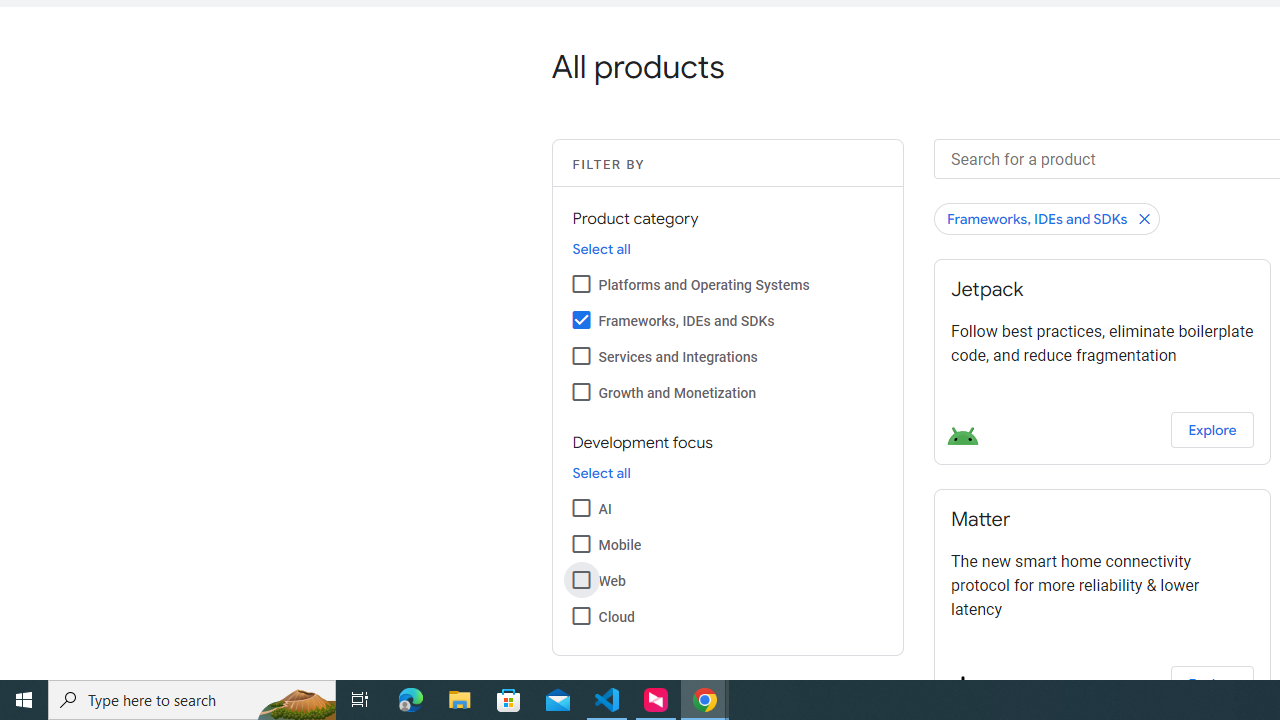 The image size is (1280, 720). What do you see at coordinates (580, 354) in the screenshot?
I see `'Services and Integrations'` at bounding box center [580, 354].